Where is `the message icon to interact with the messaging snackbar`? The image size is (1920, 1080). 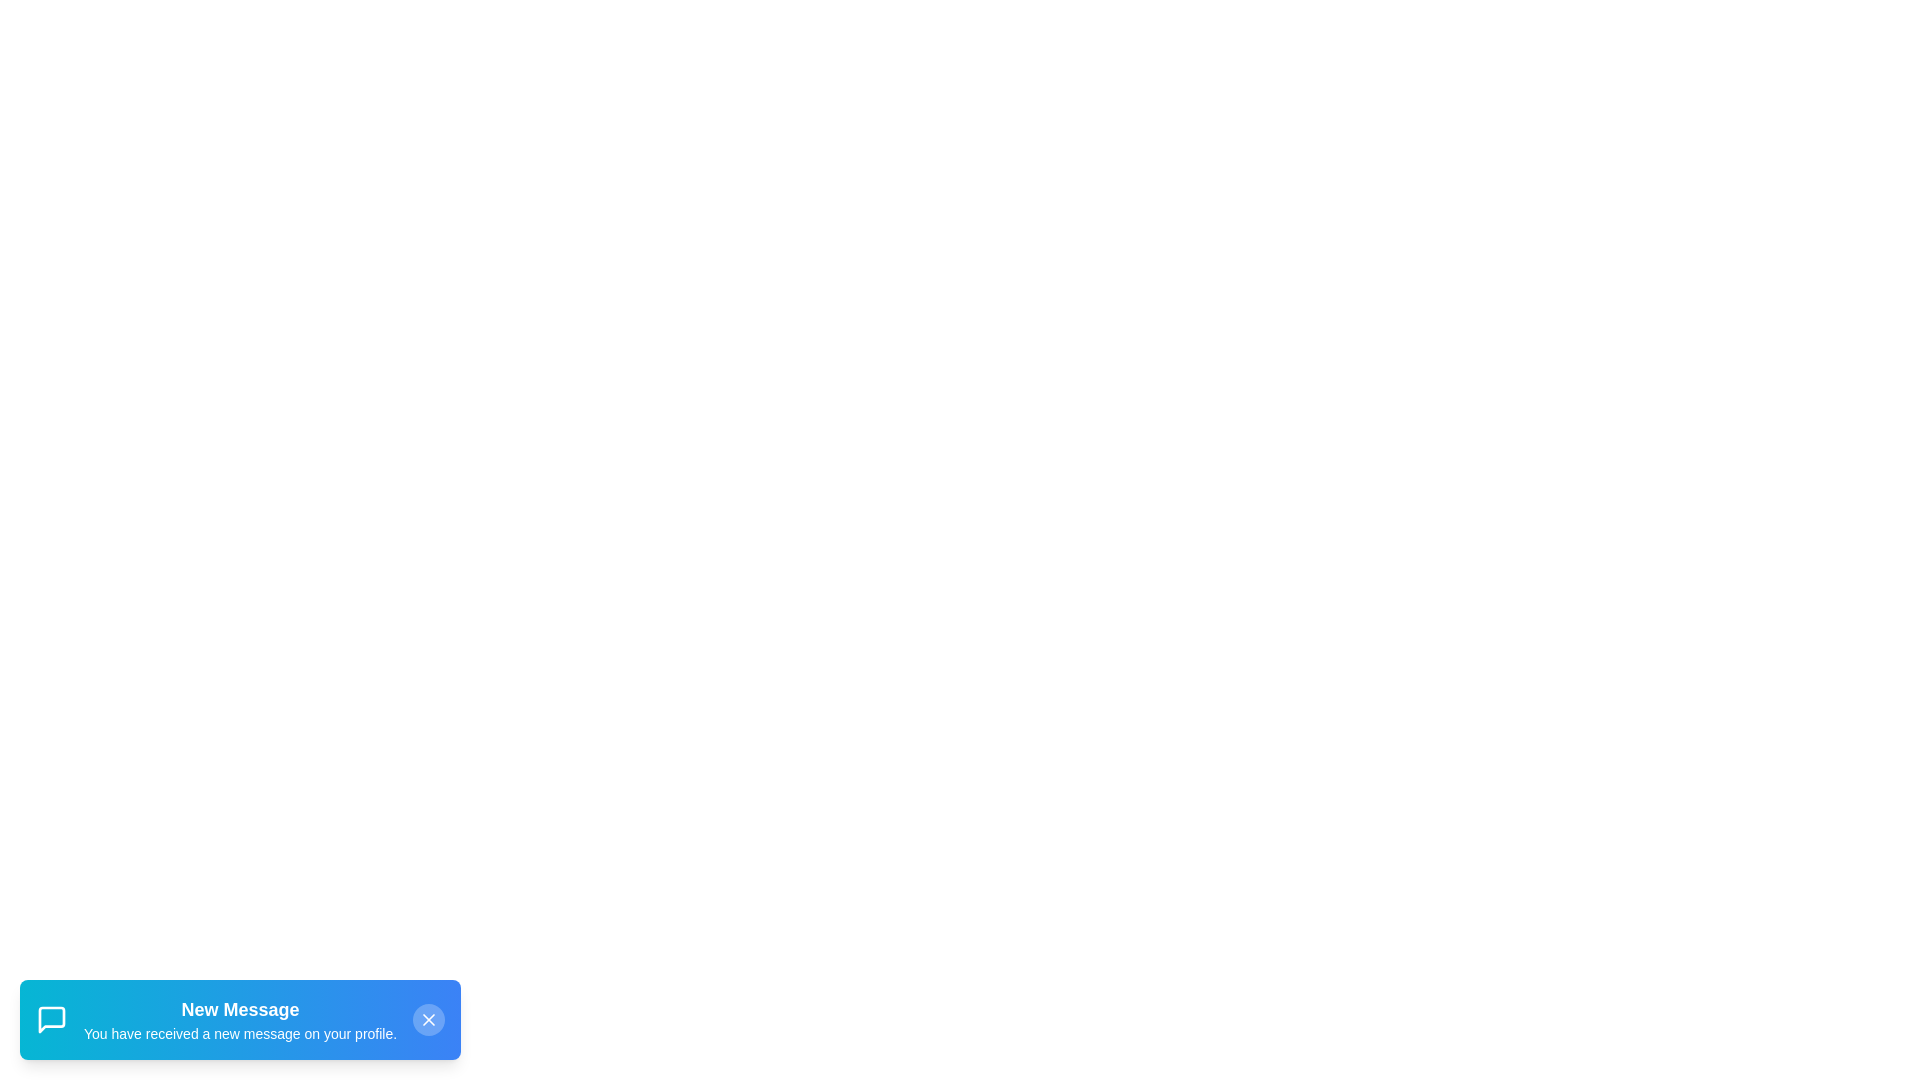 the message icon to interact with the messaging snackbar is located at coordinates (52, 1019).